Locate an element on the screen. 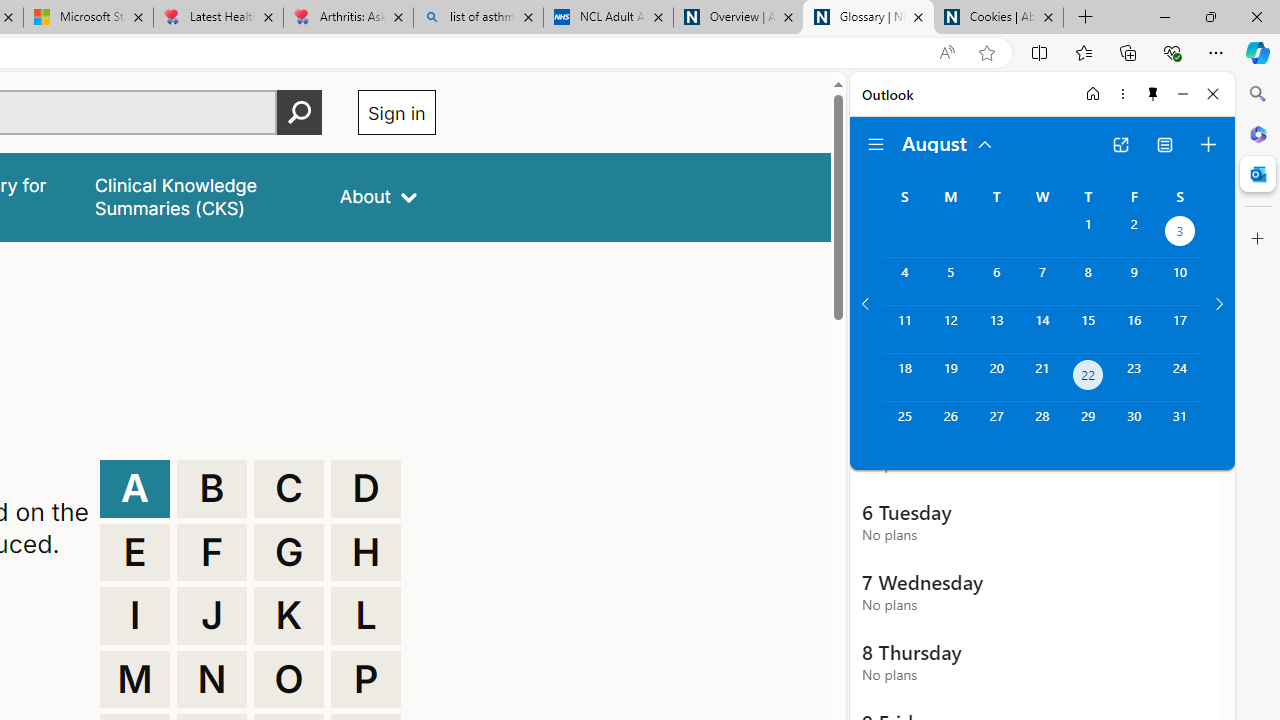 The image size is (1280, 720). 'Folder navigation' is located at coordinates (876, 144).